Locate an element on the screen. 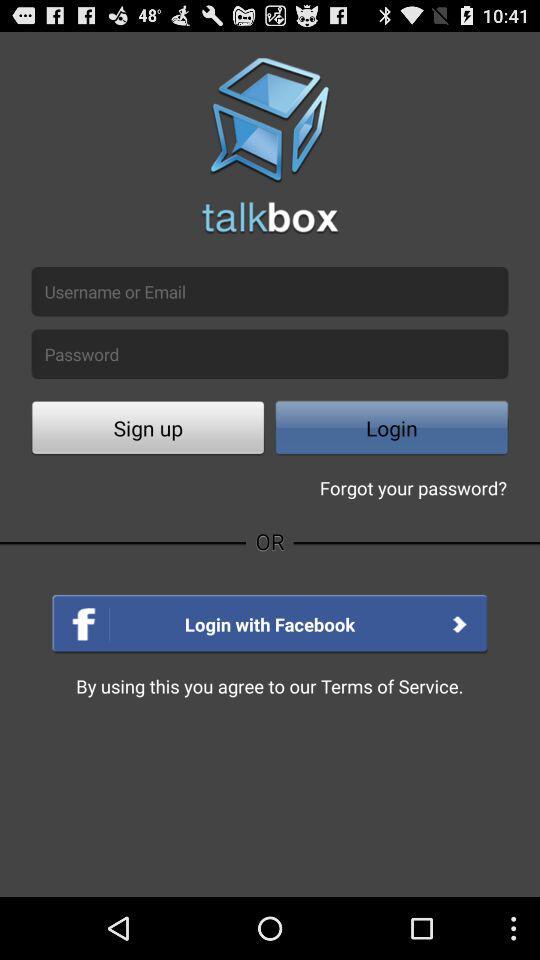 The height and width of the screenshot is (960, 540). read the text which is in the bottom line of the page is located at coordinates (270, 686).